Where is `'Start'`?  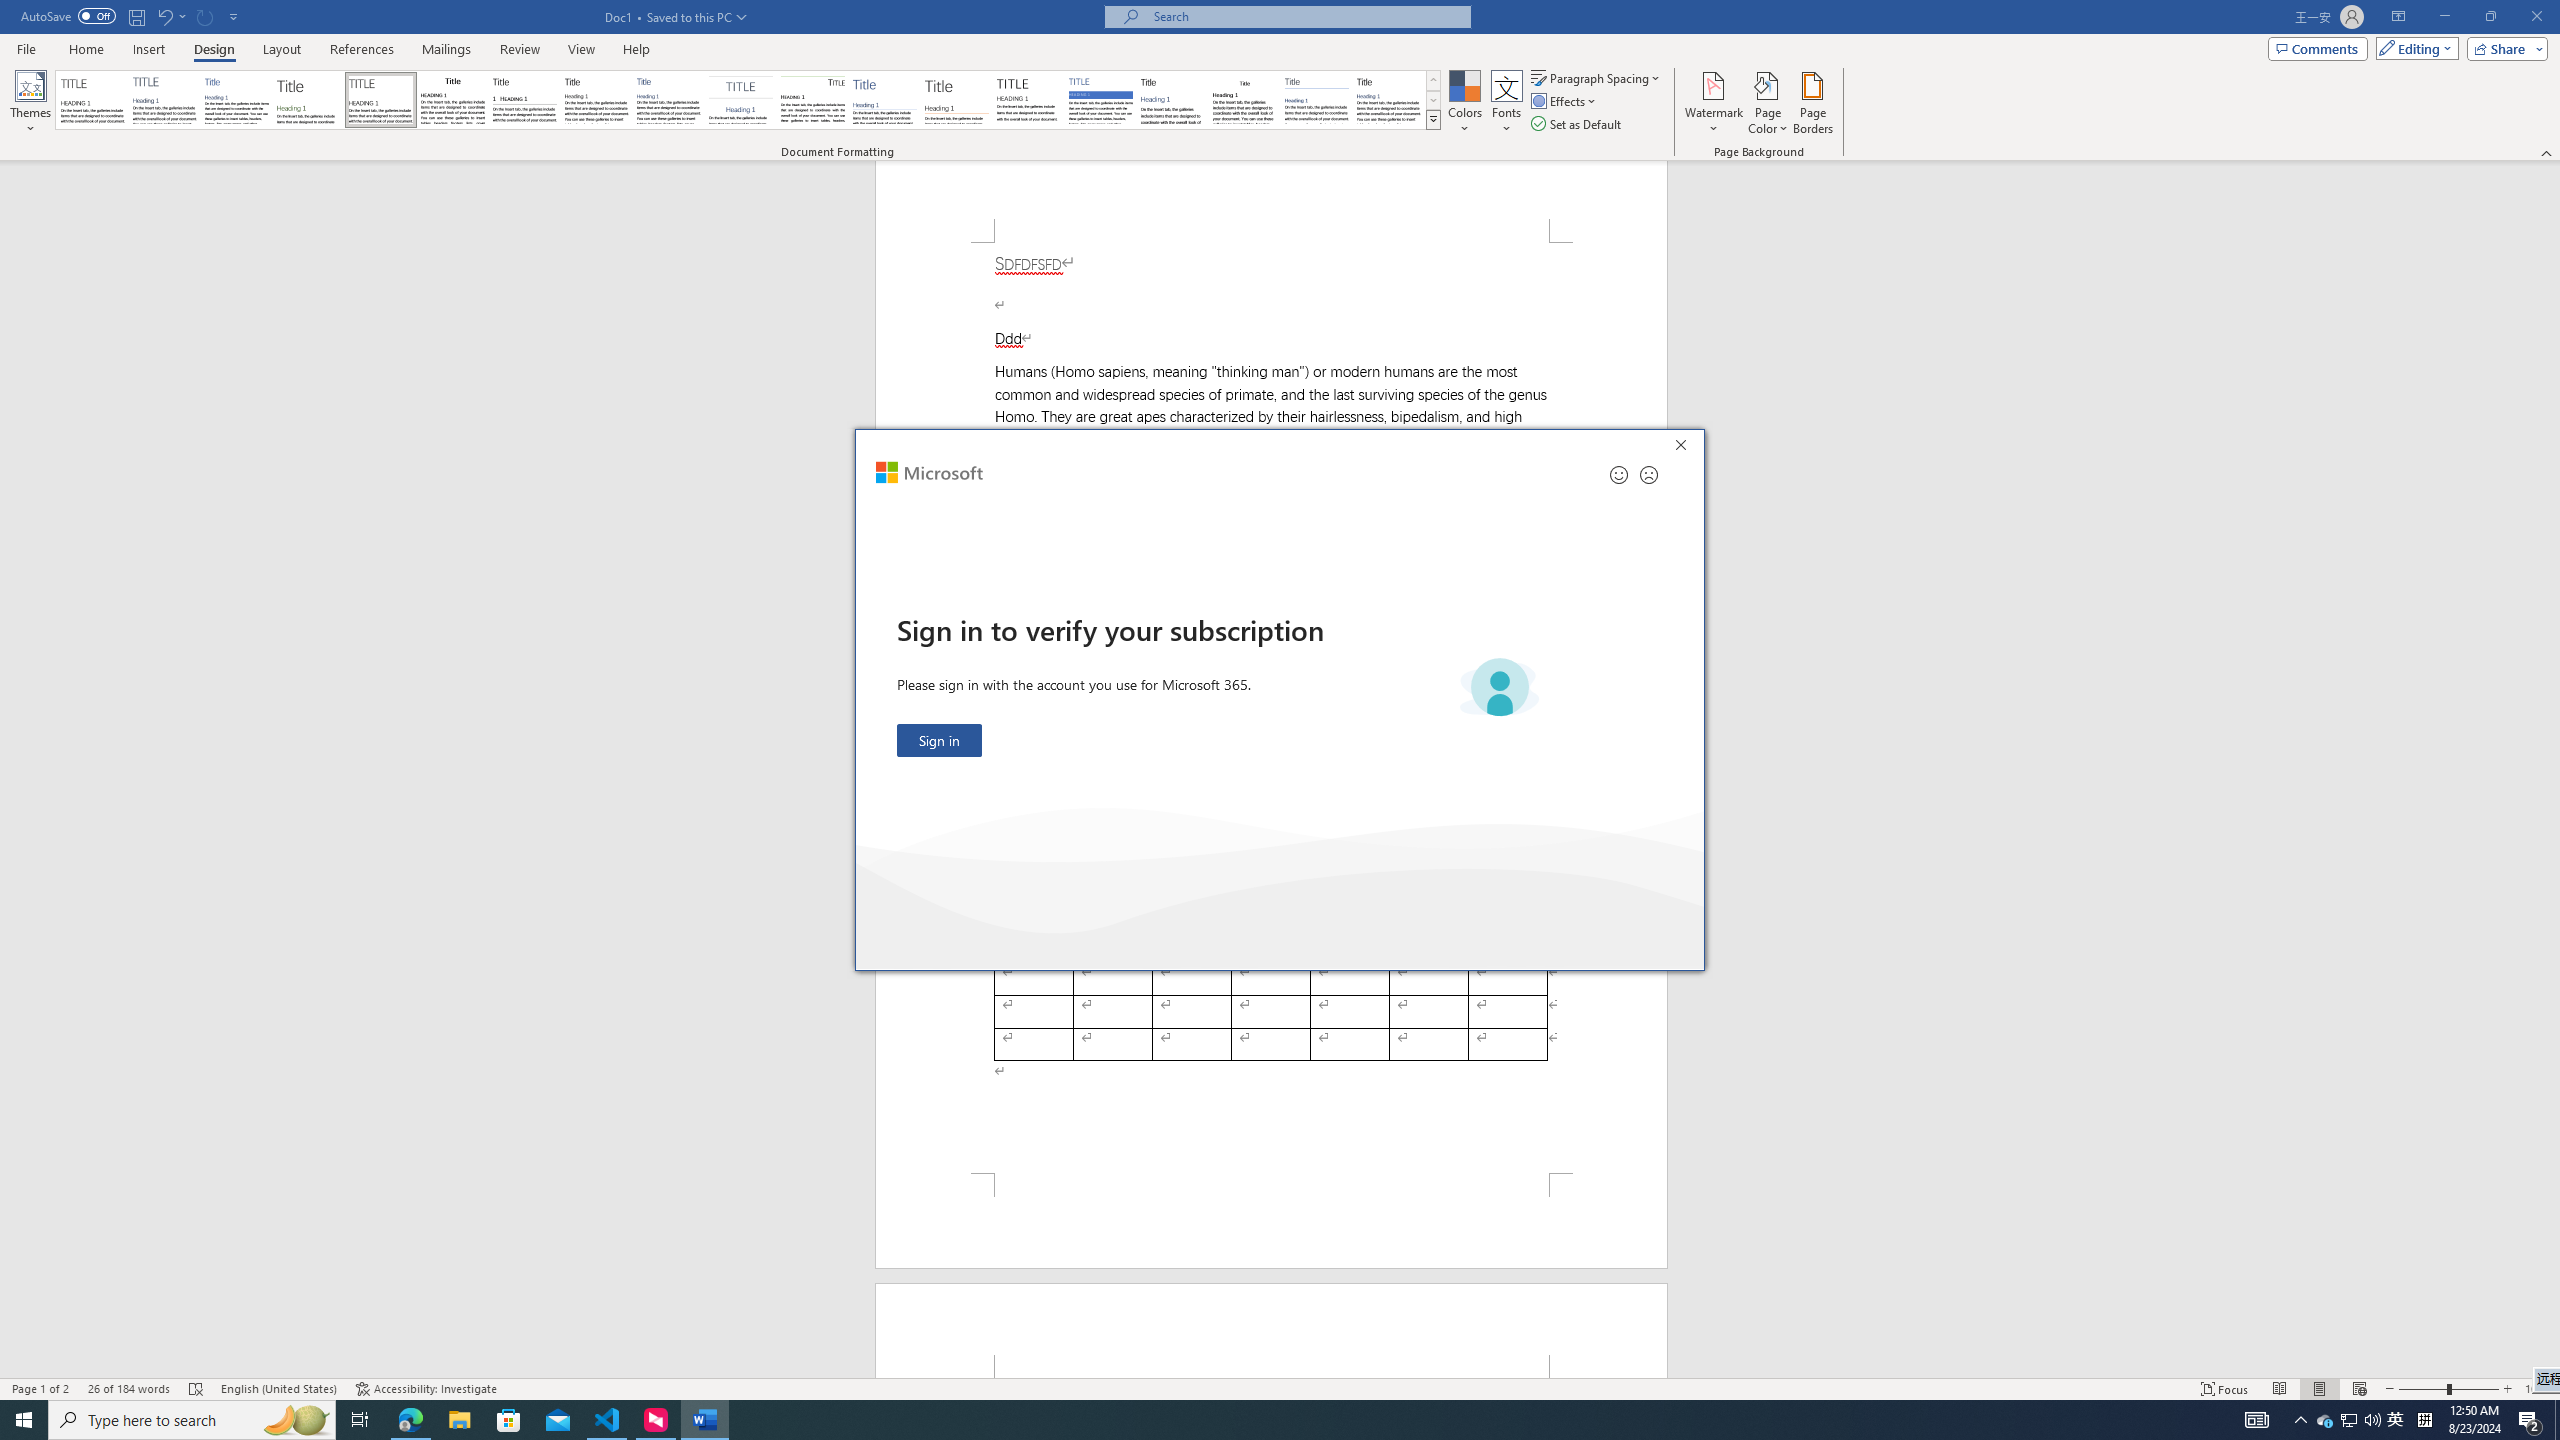
'Start' is located at coordinates (24, 1418).